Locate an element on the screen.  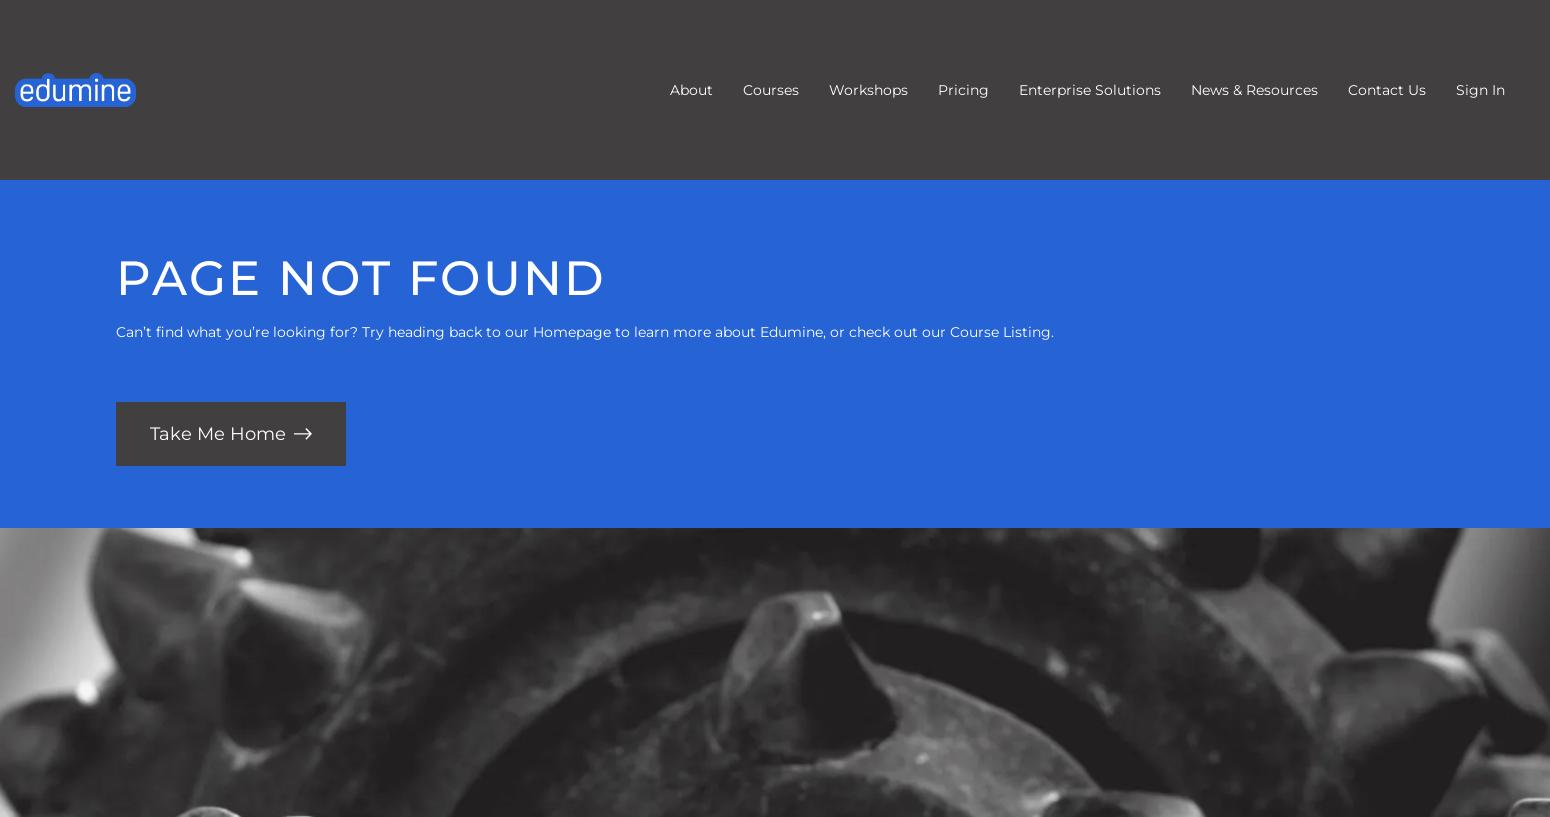
'Sign In' is located at coordinates (1480, 90).